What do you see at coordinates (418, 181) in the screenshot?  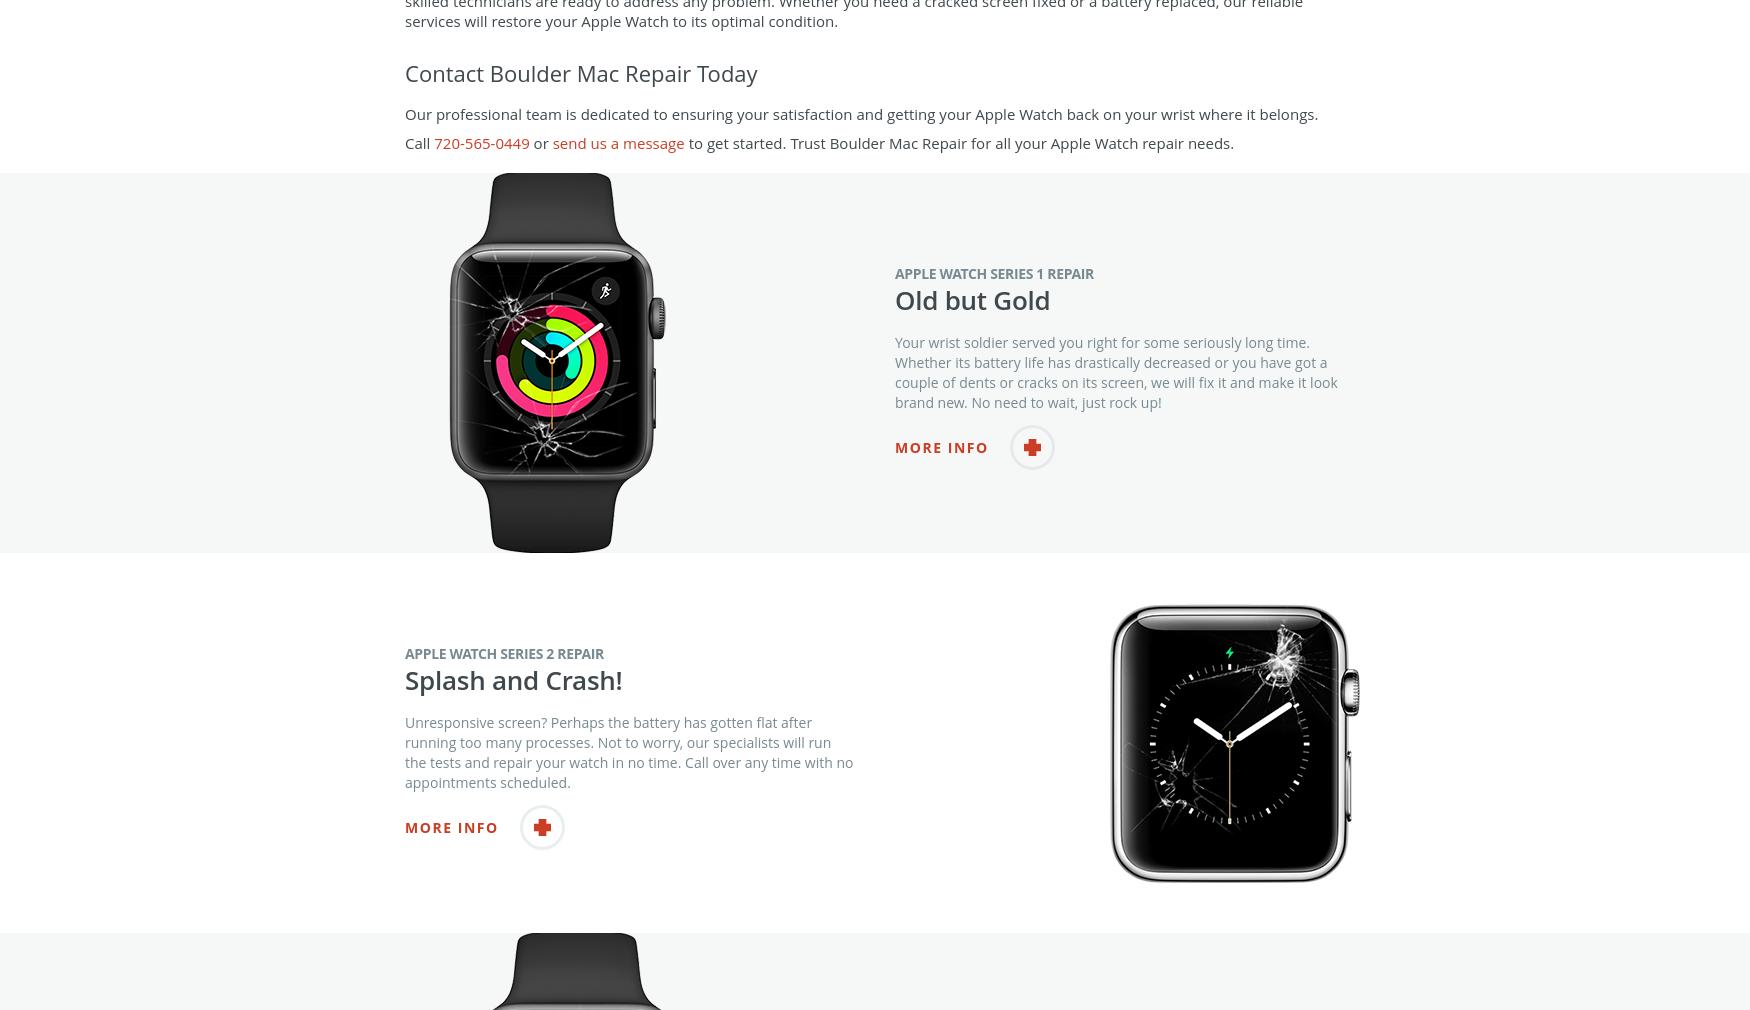 I see `'Call'` at bounding box center [418, 181].